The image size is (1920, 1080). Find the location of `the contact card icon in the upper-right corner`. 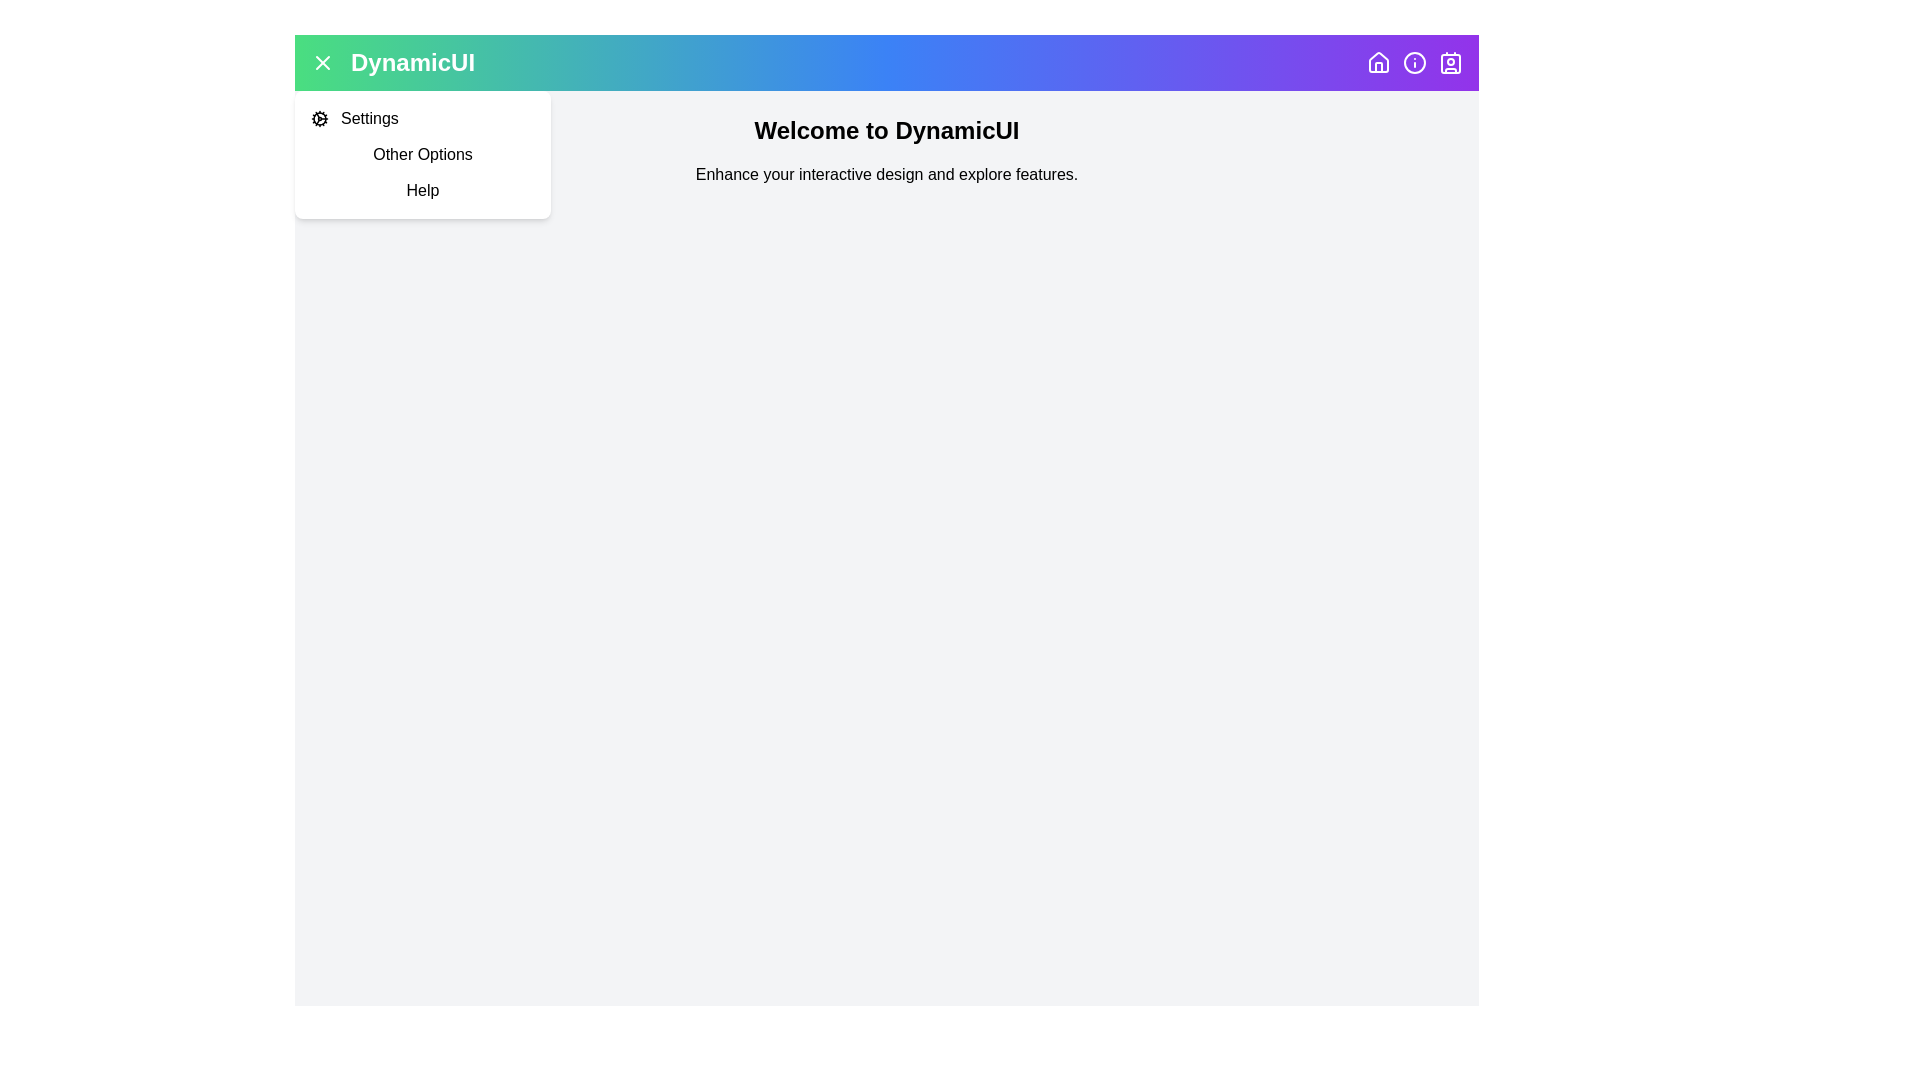

the contact card icon in the upper-right corner is located at coordinates (1450, 61).